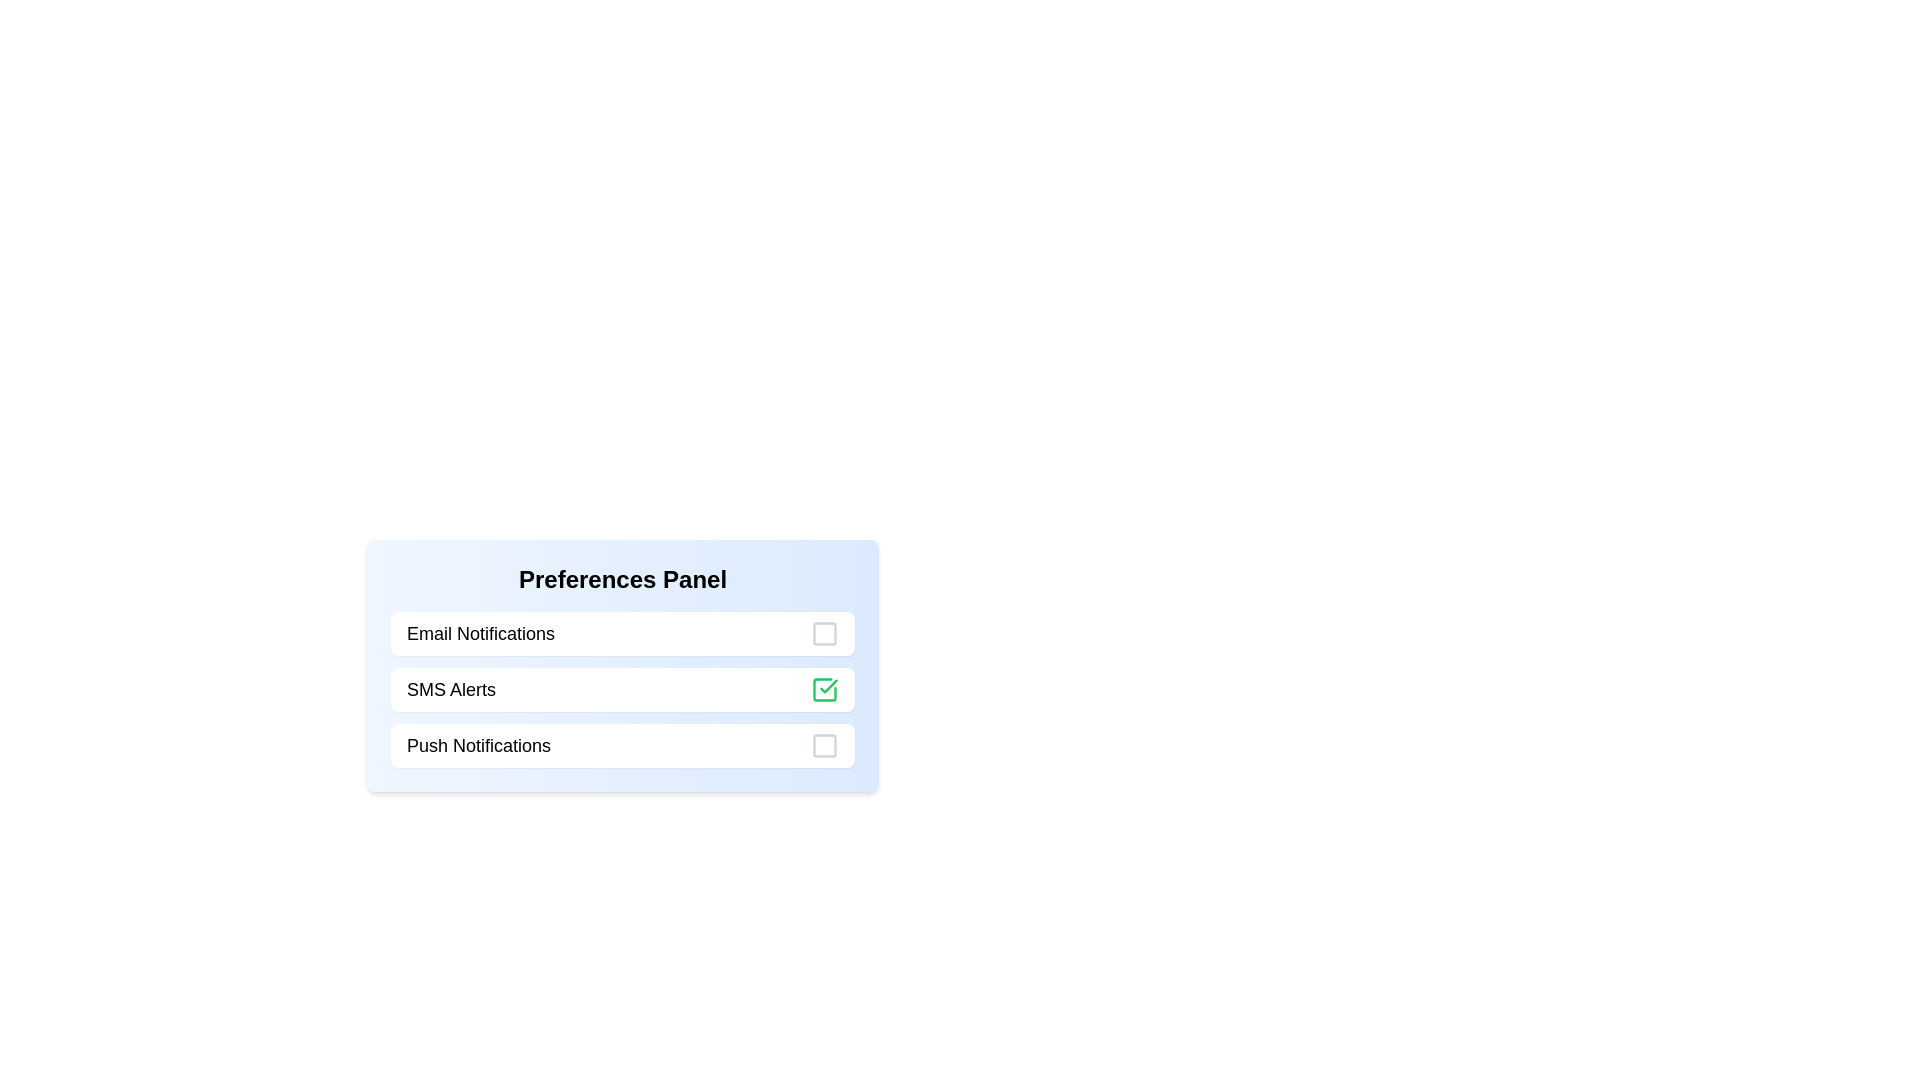  I want to click on the checkbox in the preferences menu, so click(622, 689).